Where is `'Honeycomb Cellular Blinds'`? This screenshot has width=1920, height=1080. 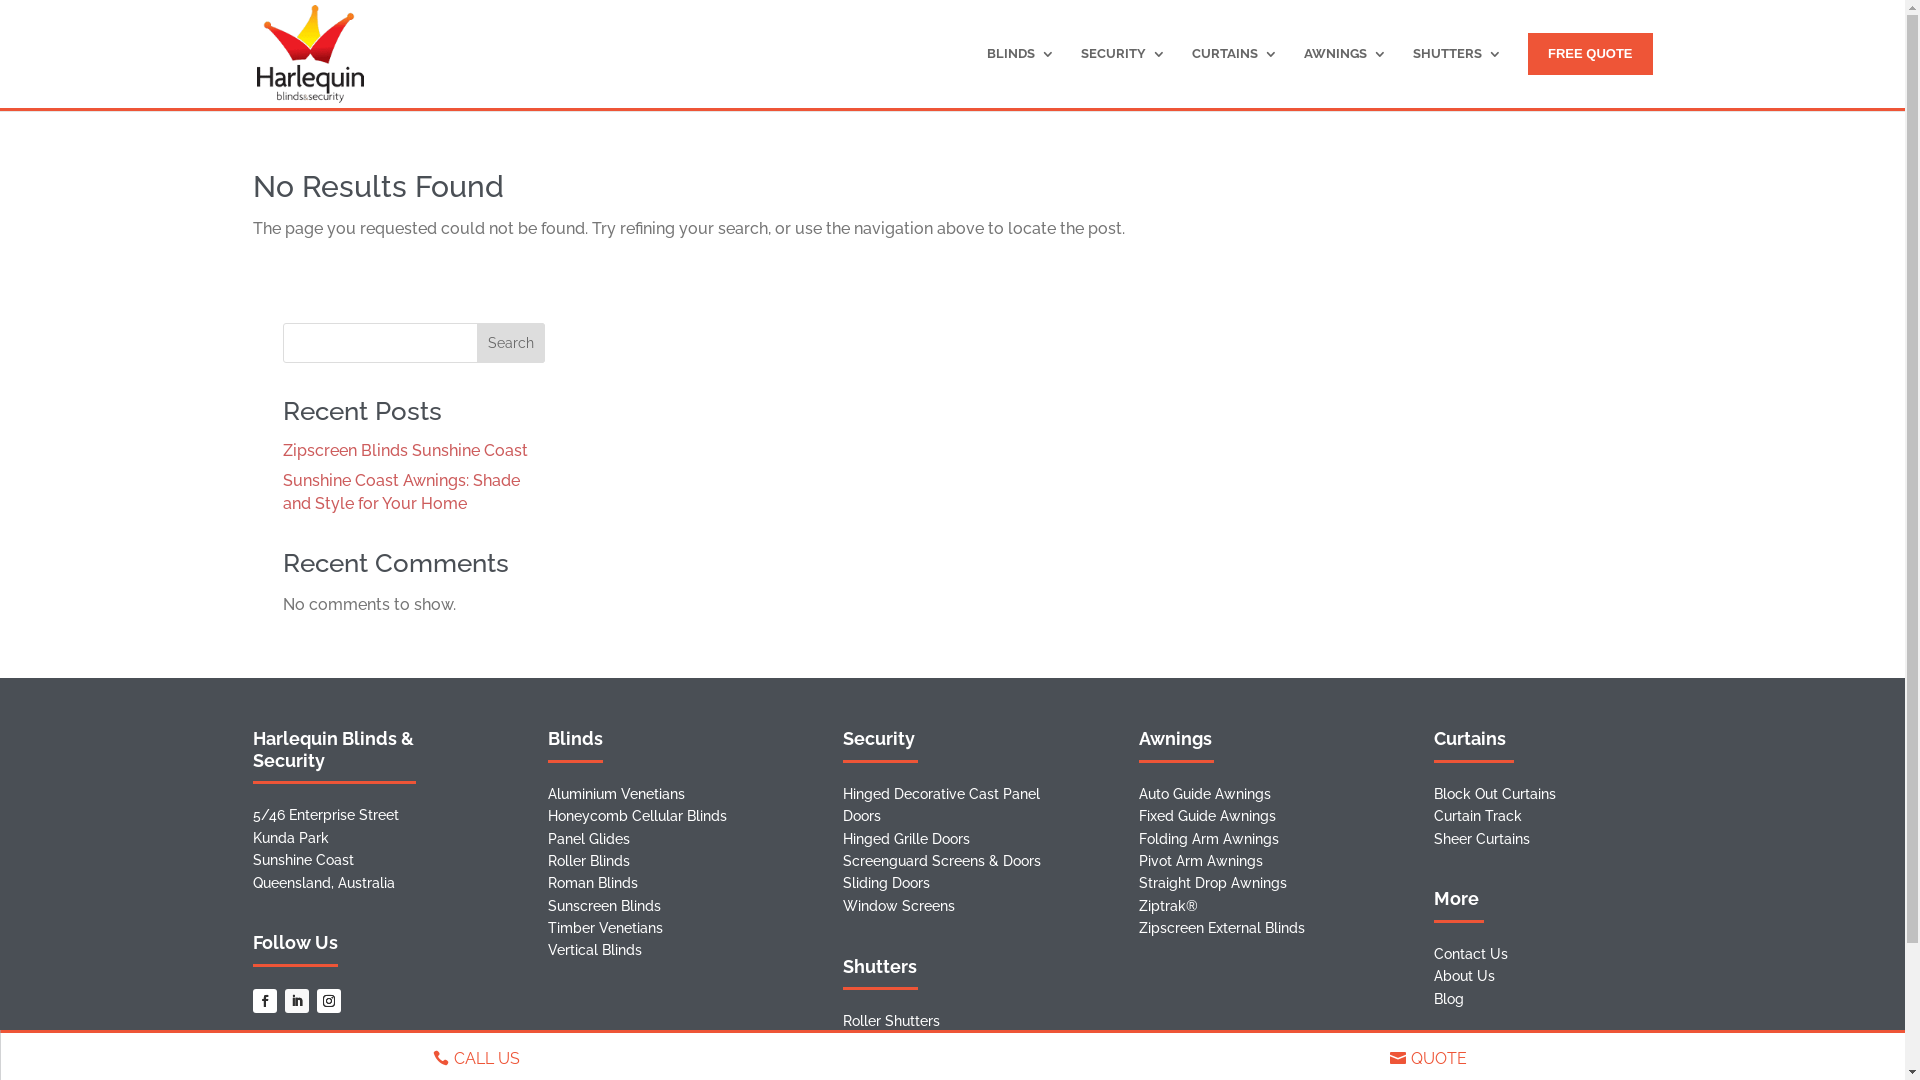 'Honeycomb Cellular Blinds' is located at coordinates (636, 816).